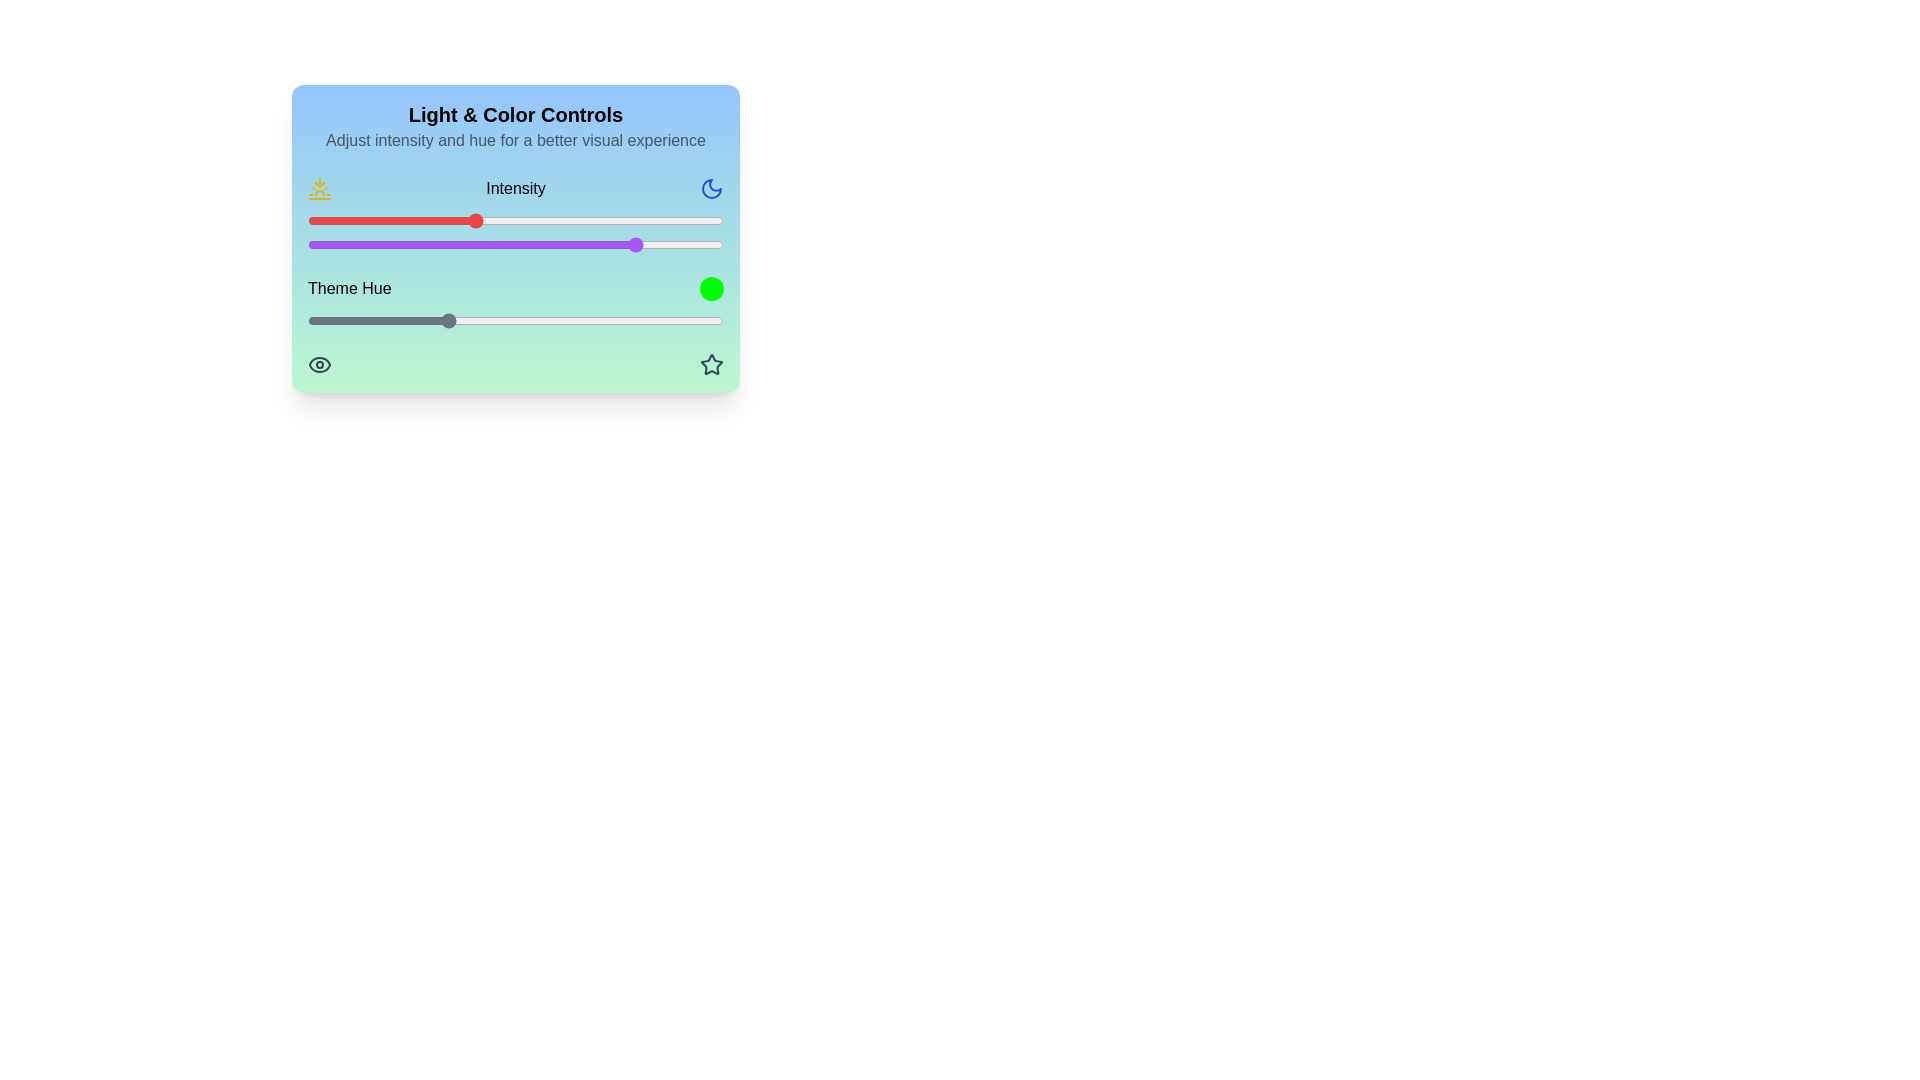 The image size is (1920, 1080). What do you see at coordinates (515, 244) in the screenshot?
I see `the range slider located in the lower part of the 'Intensity' section` at bounding box center [515, 244].